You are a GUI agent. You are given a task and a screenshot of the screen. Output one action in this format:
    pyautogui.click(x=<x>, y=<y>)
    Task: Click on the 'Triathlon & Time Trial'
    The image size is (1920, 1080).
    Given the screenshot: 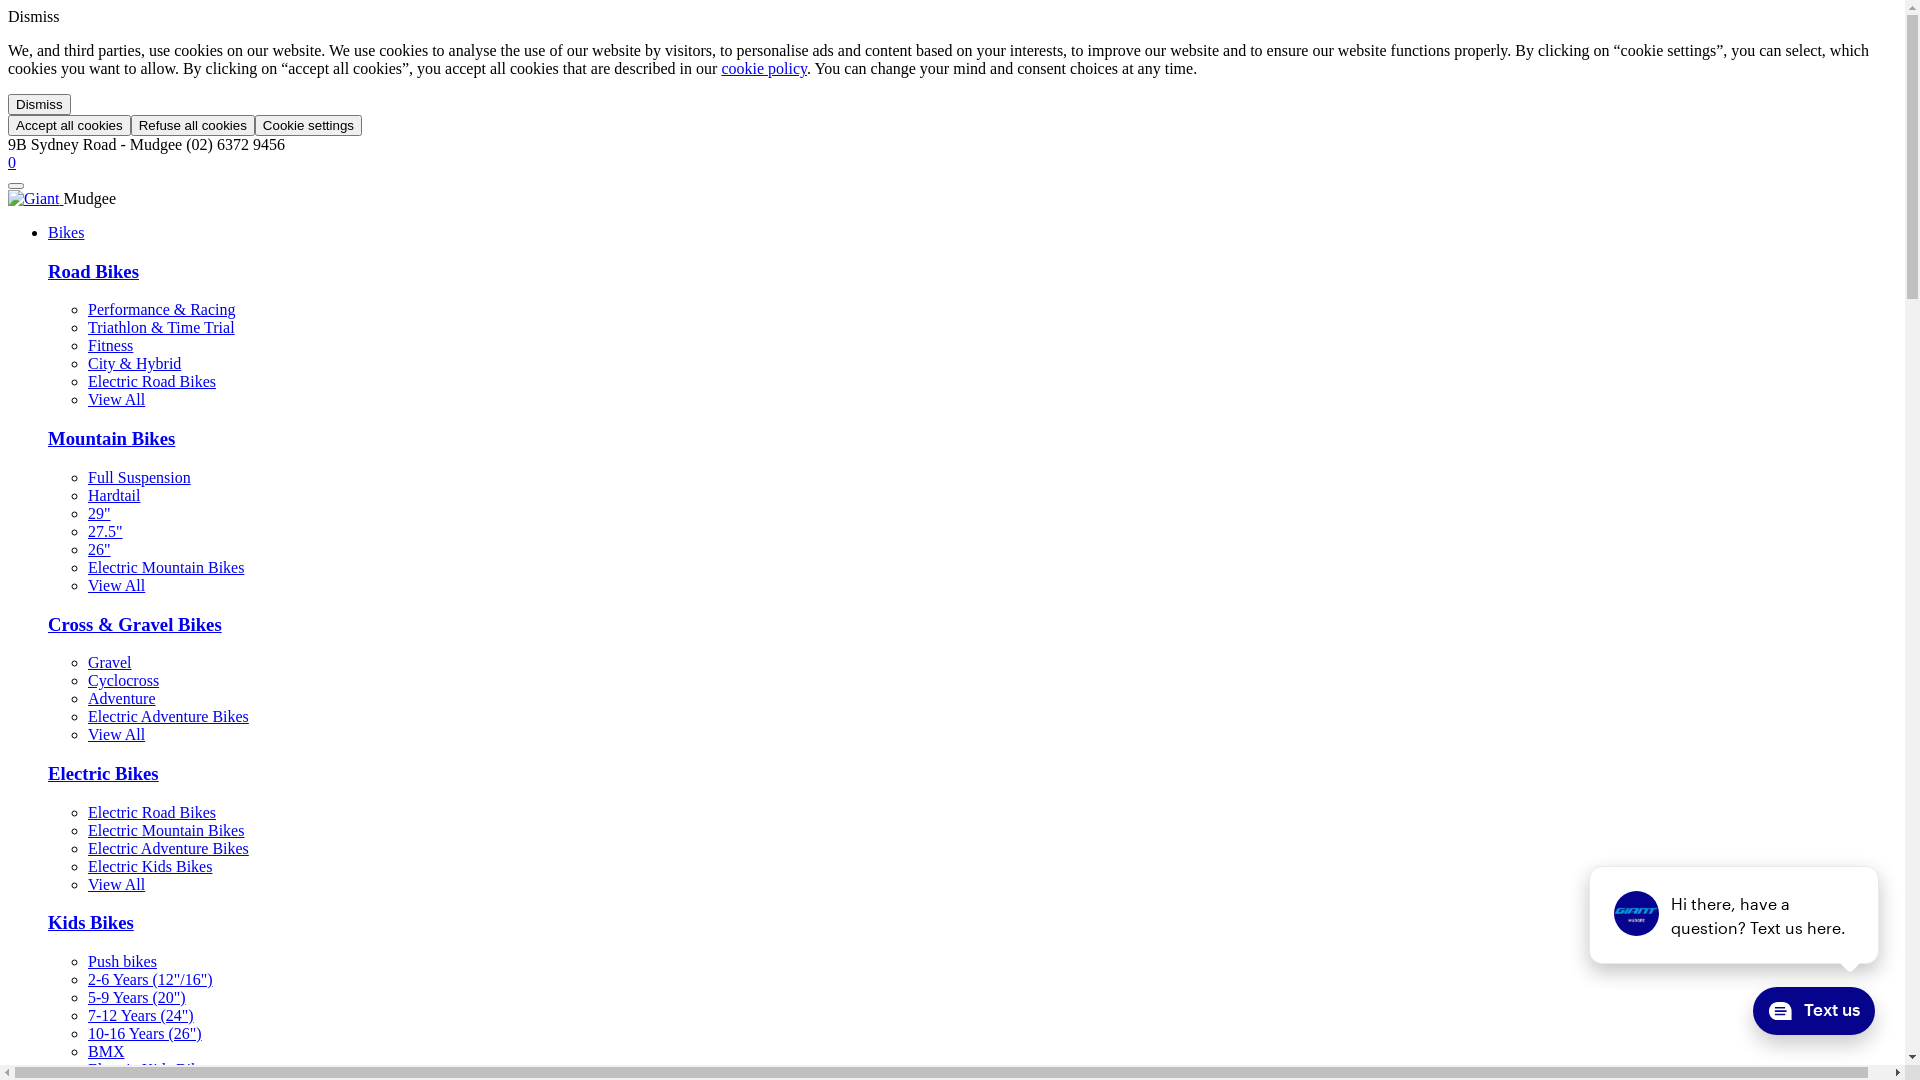 What is the action you would take?
    pyautogui.click(x=161, y=326)
    